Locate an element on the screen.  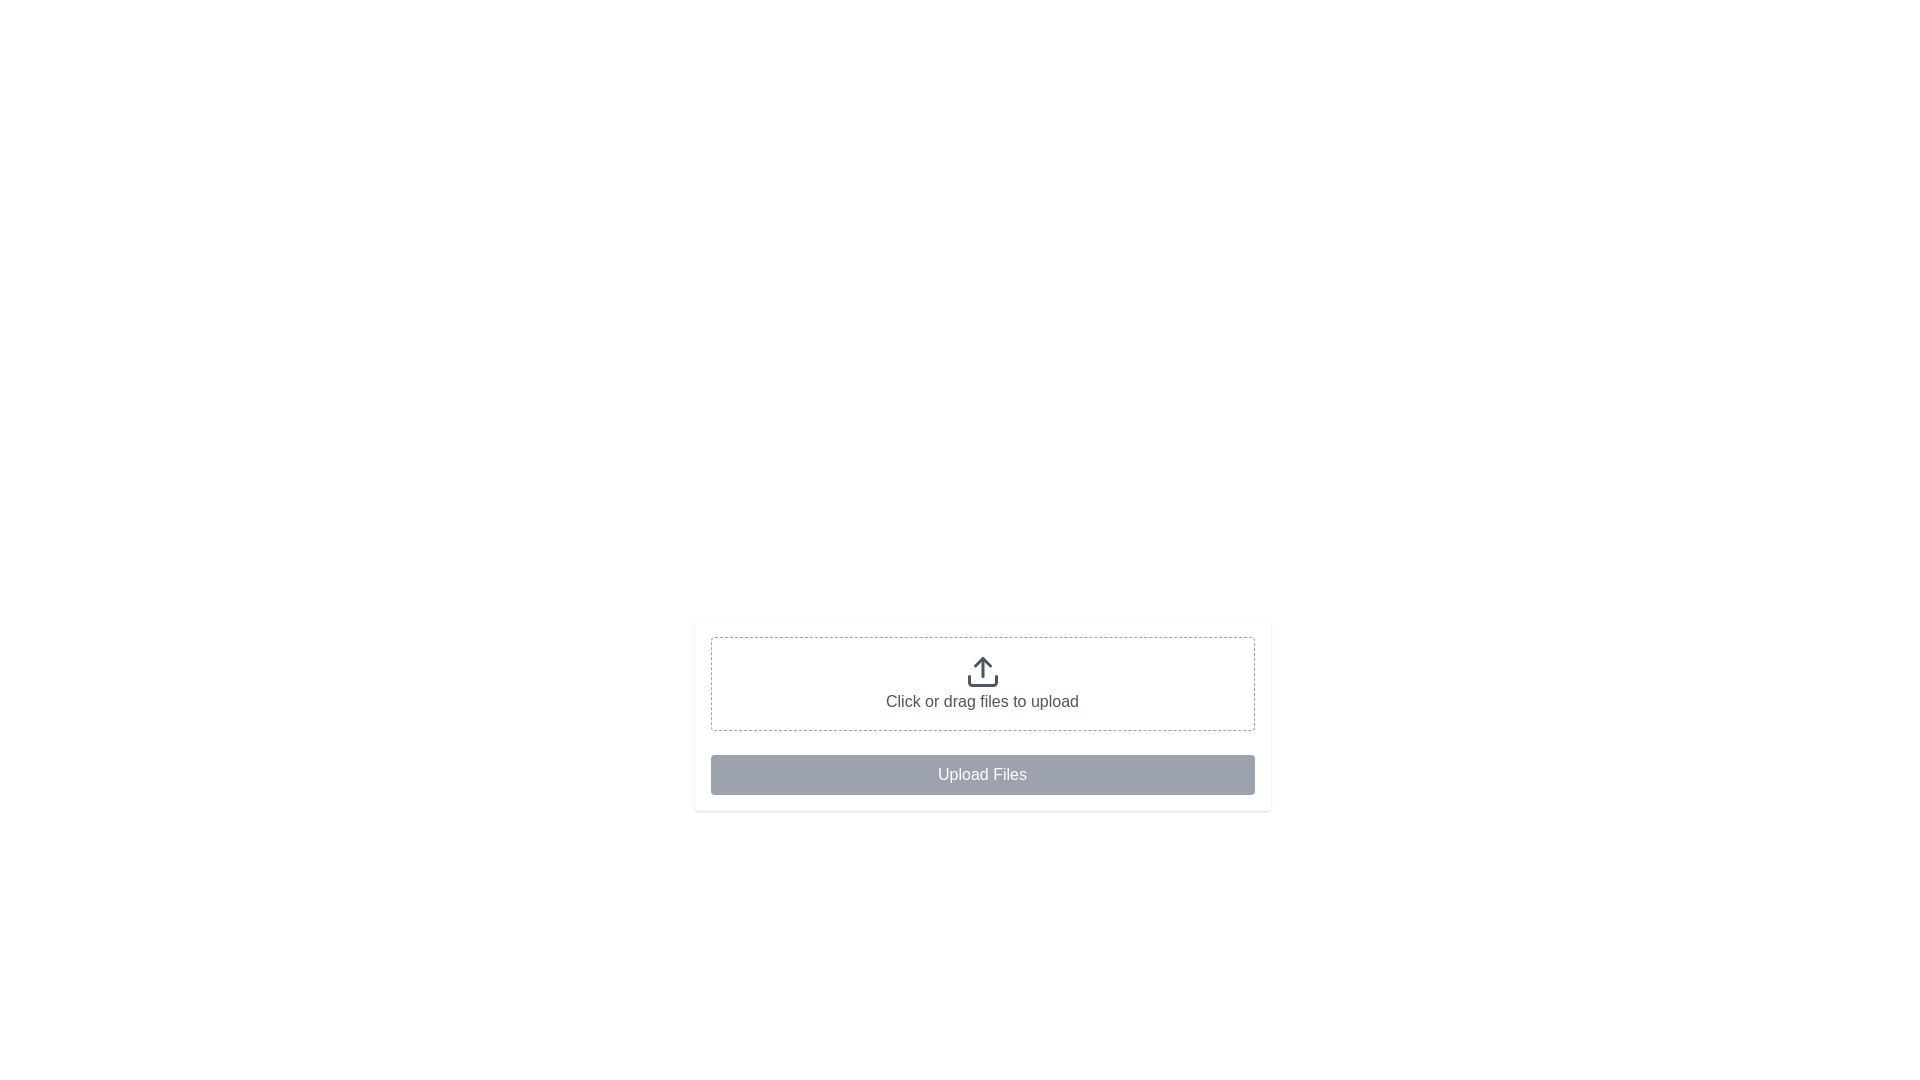
the horizontal rectangle shape at the bottom of the upload icon within the drag-and-drop upload area is located at coordinates (982, 680).